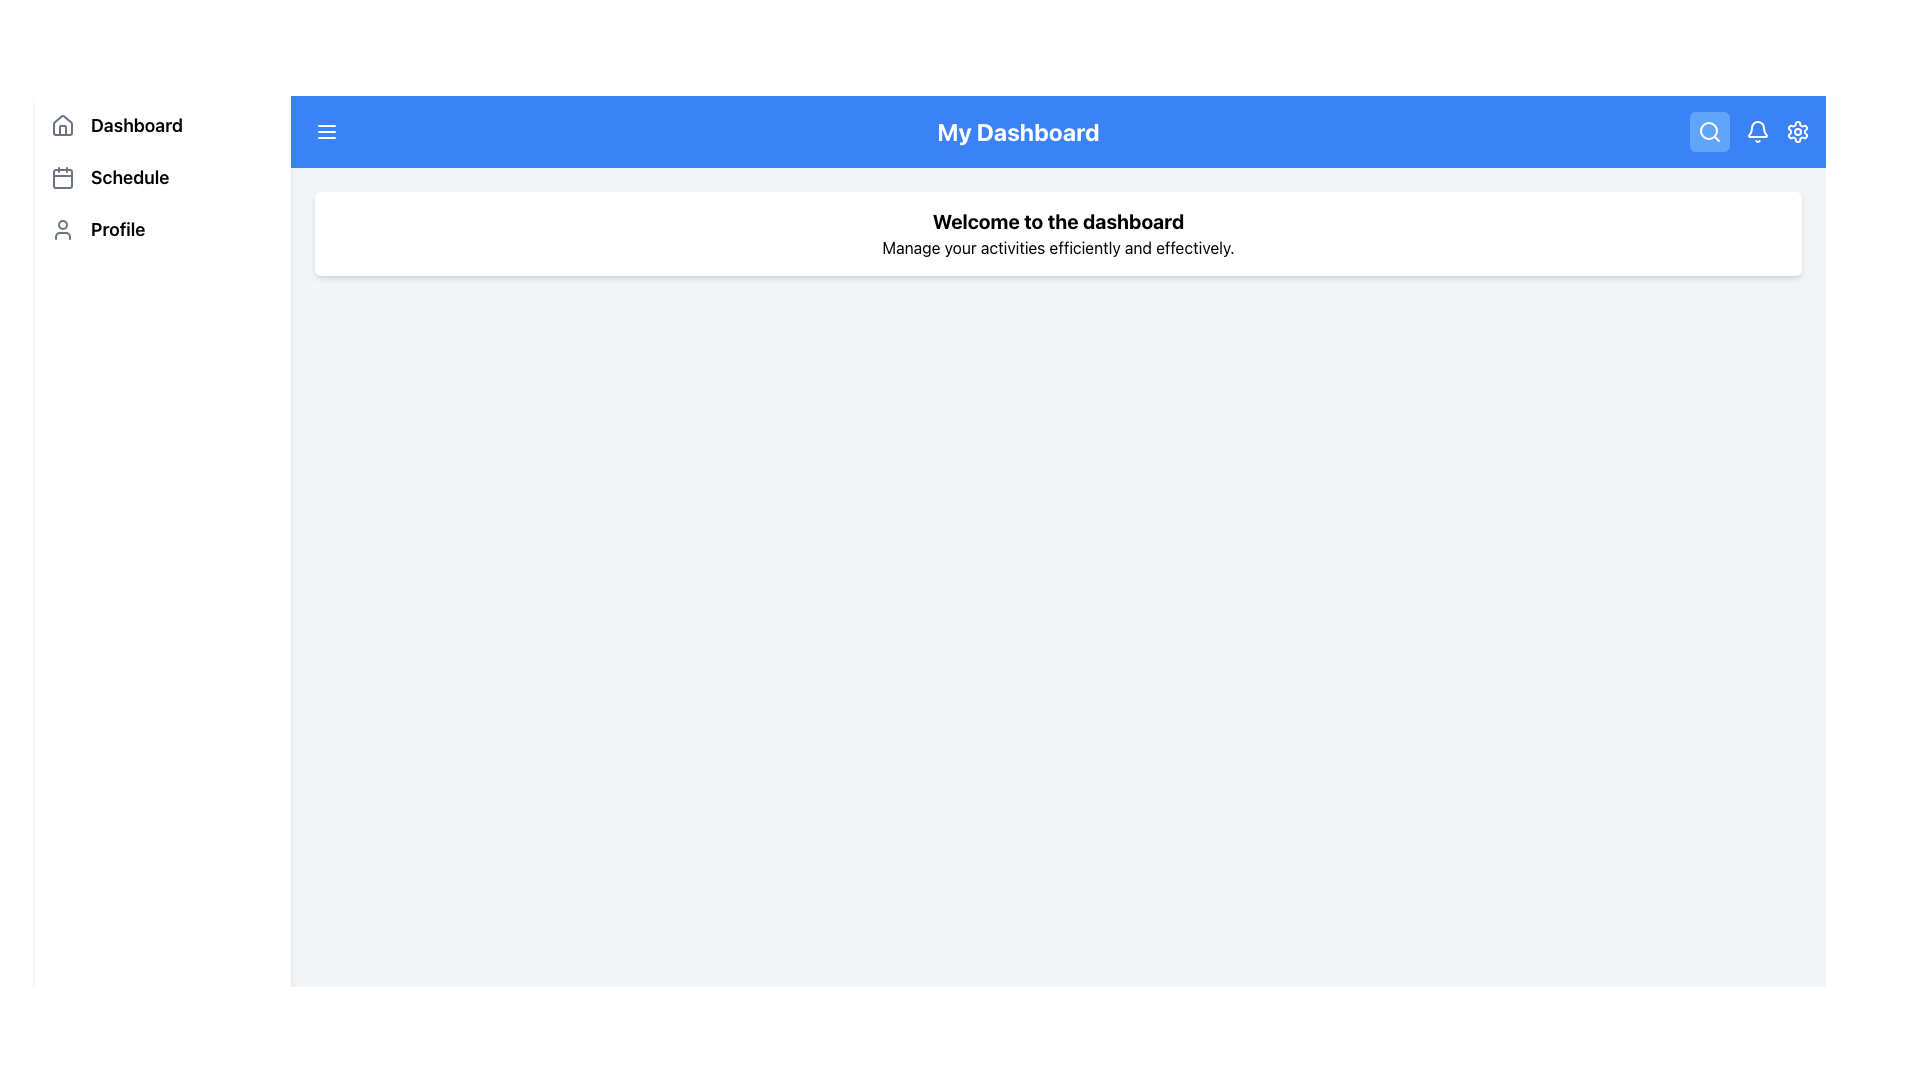 This screenshot has width=1920, height=1080. What do you see at coordinates (326, 131) in the screenshot?
I see `the hamburger menu icon, which consists of three horizontal white lines on a blue background` at bounding box center [326, 131].